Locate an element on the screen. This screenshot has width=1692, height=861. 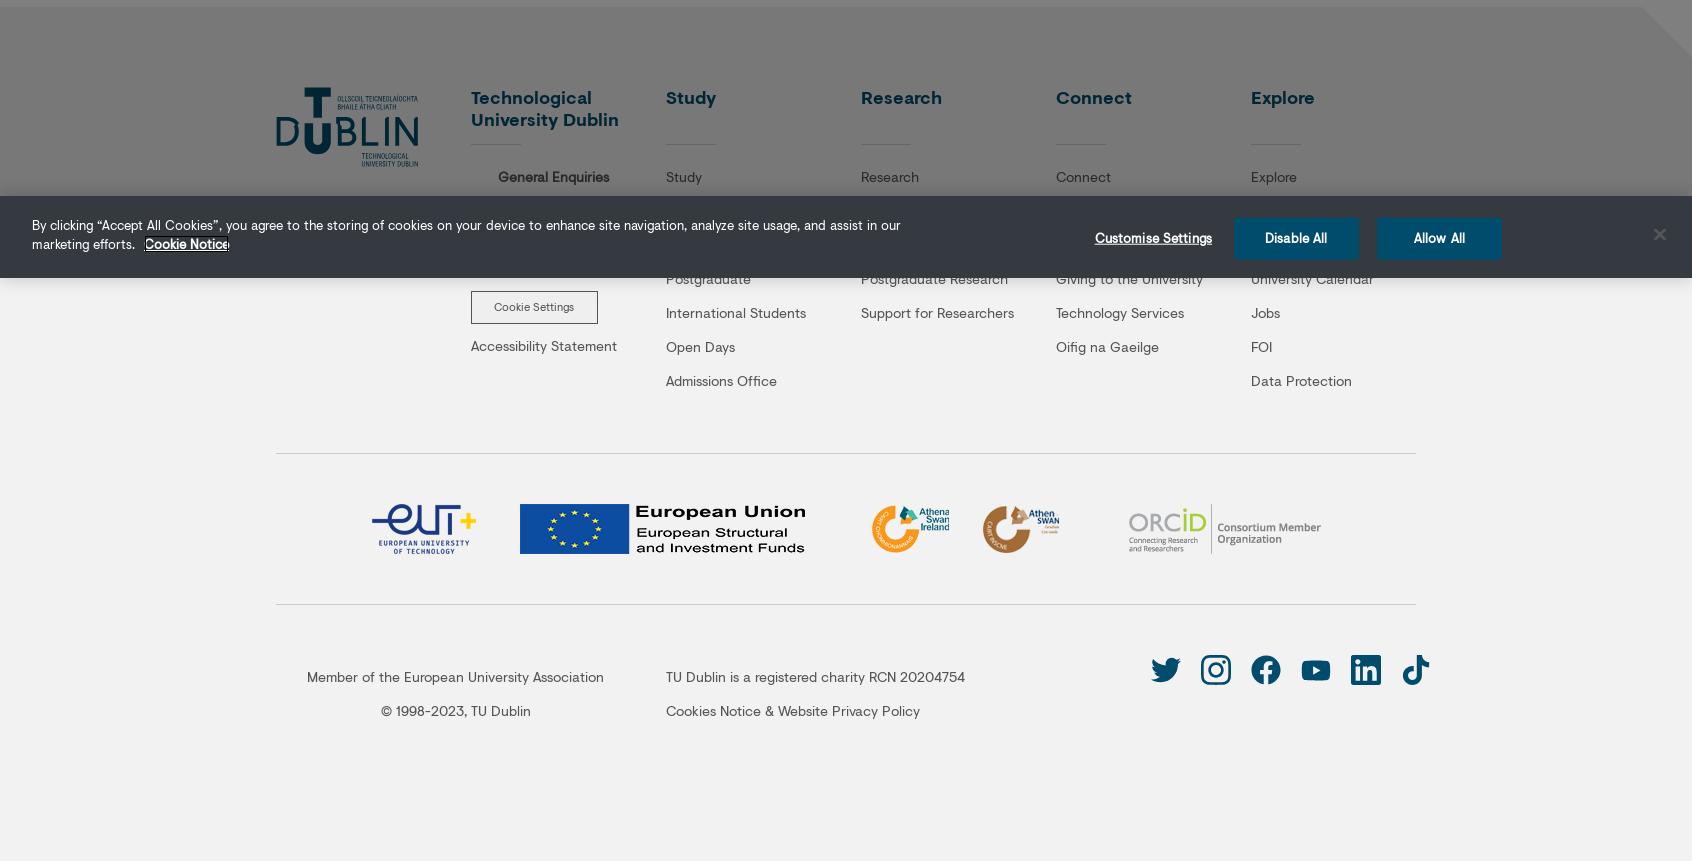
'CAO Hub' is located at coordinates (695, 242).